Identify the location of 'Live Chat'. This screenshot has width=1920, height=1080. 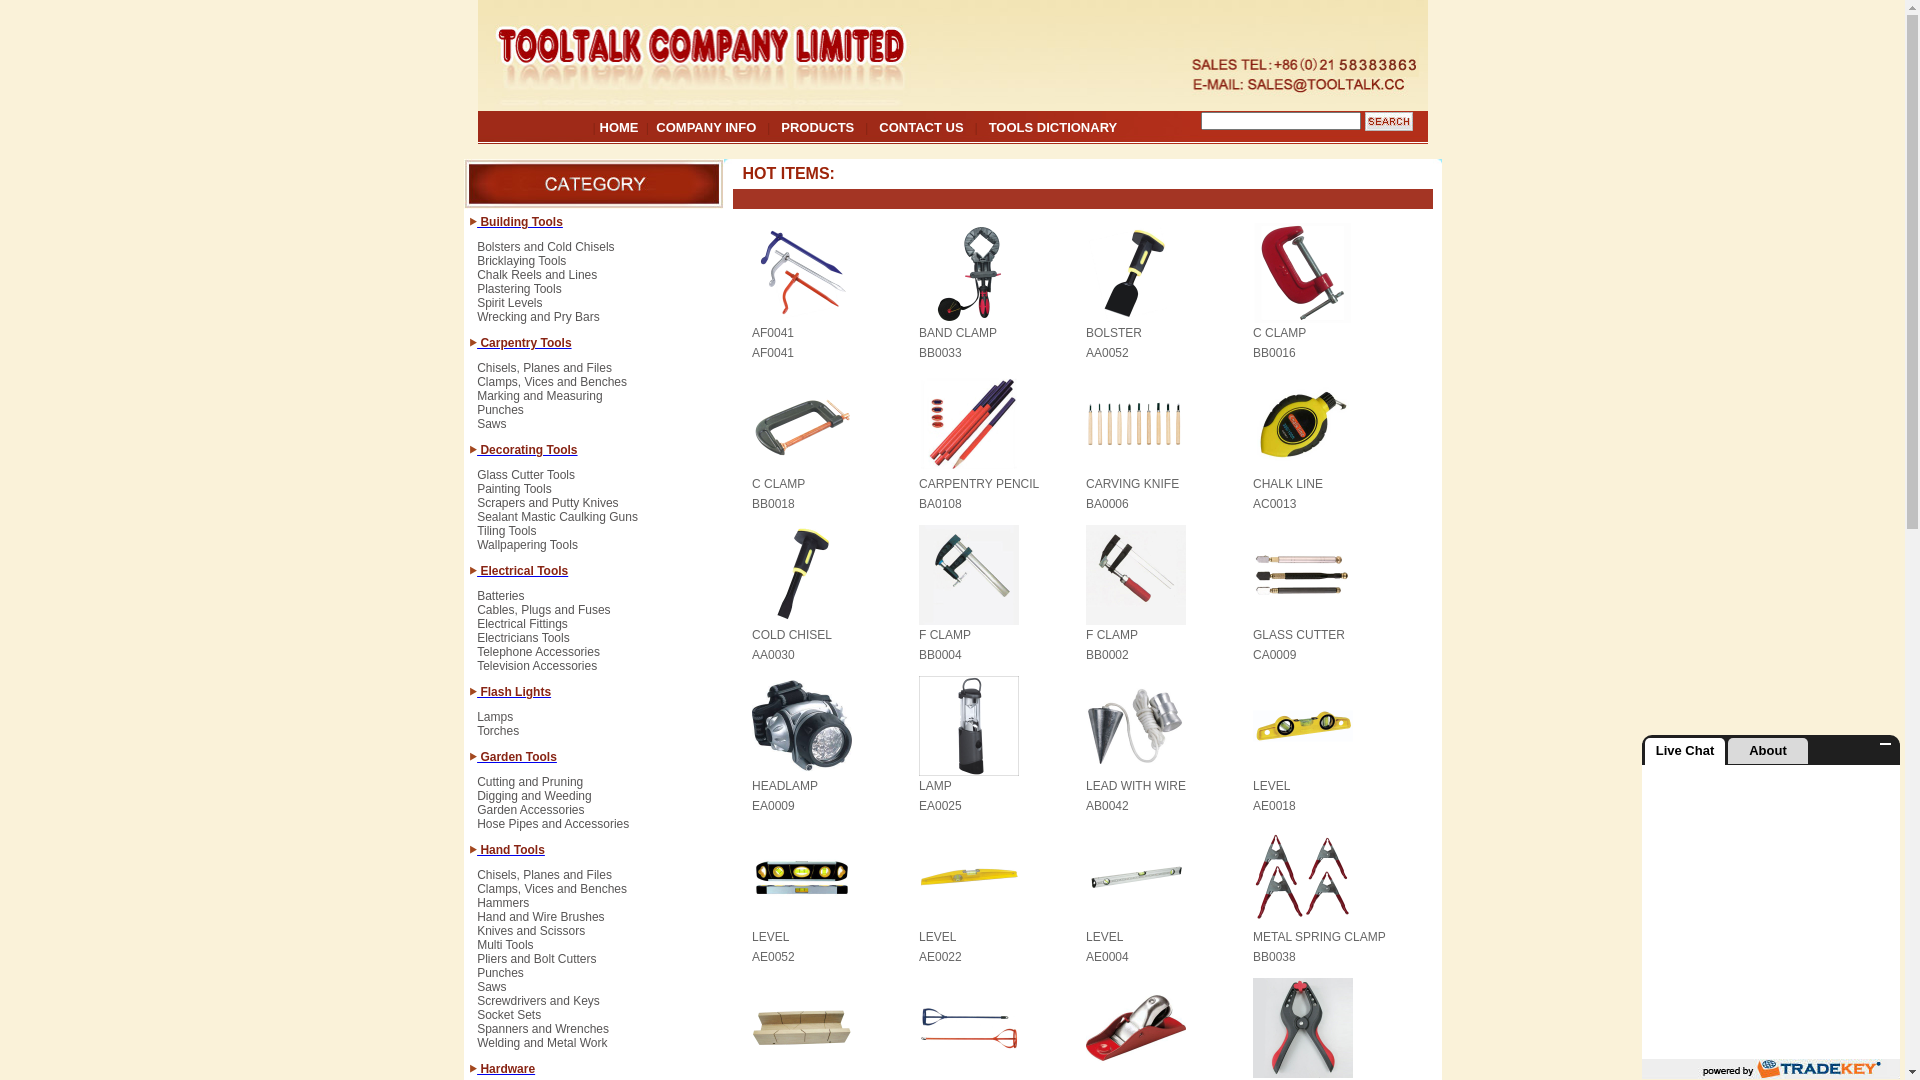
(1683, 752).